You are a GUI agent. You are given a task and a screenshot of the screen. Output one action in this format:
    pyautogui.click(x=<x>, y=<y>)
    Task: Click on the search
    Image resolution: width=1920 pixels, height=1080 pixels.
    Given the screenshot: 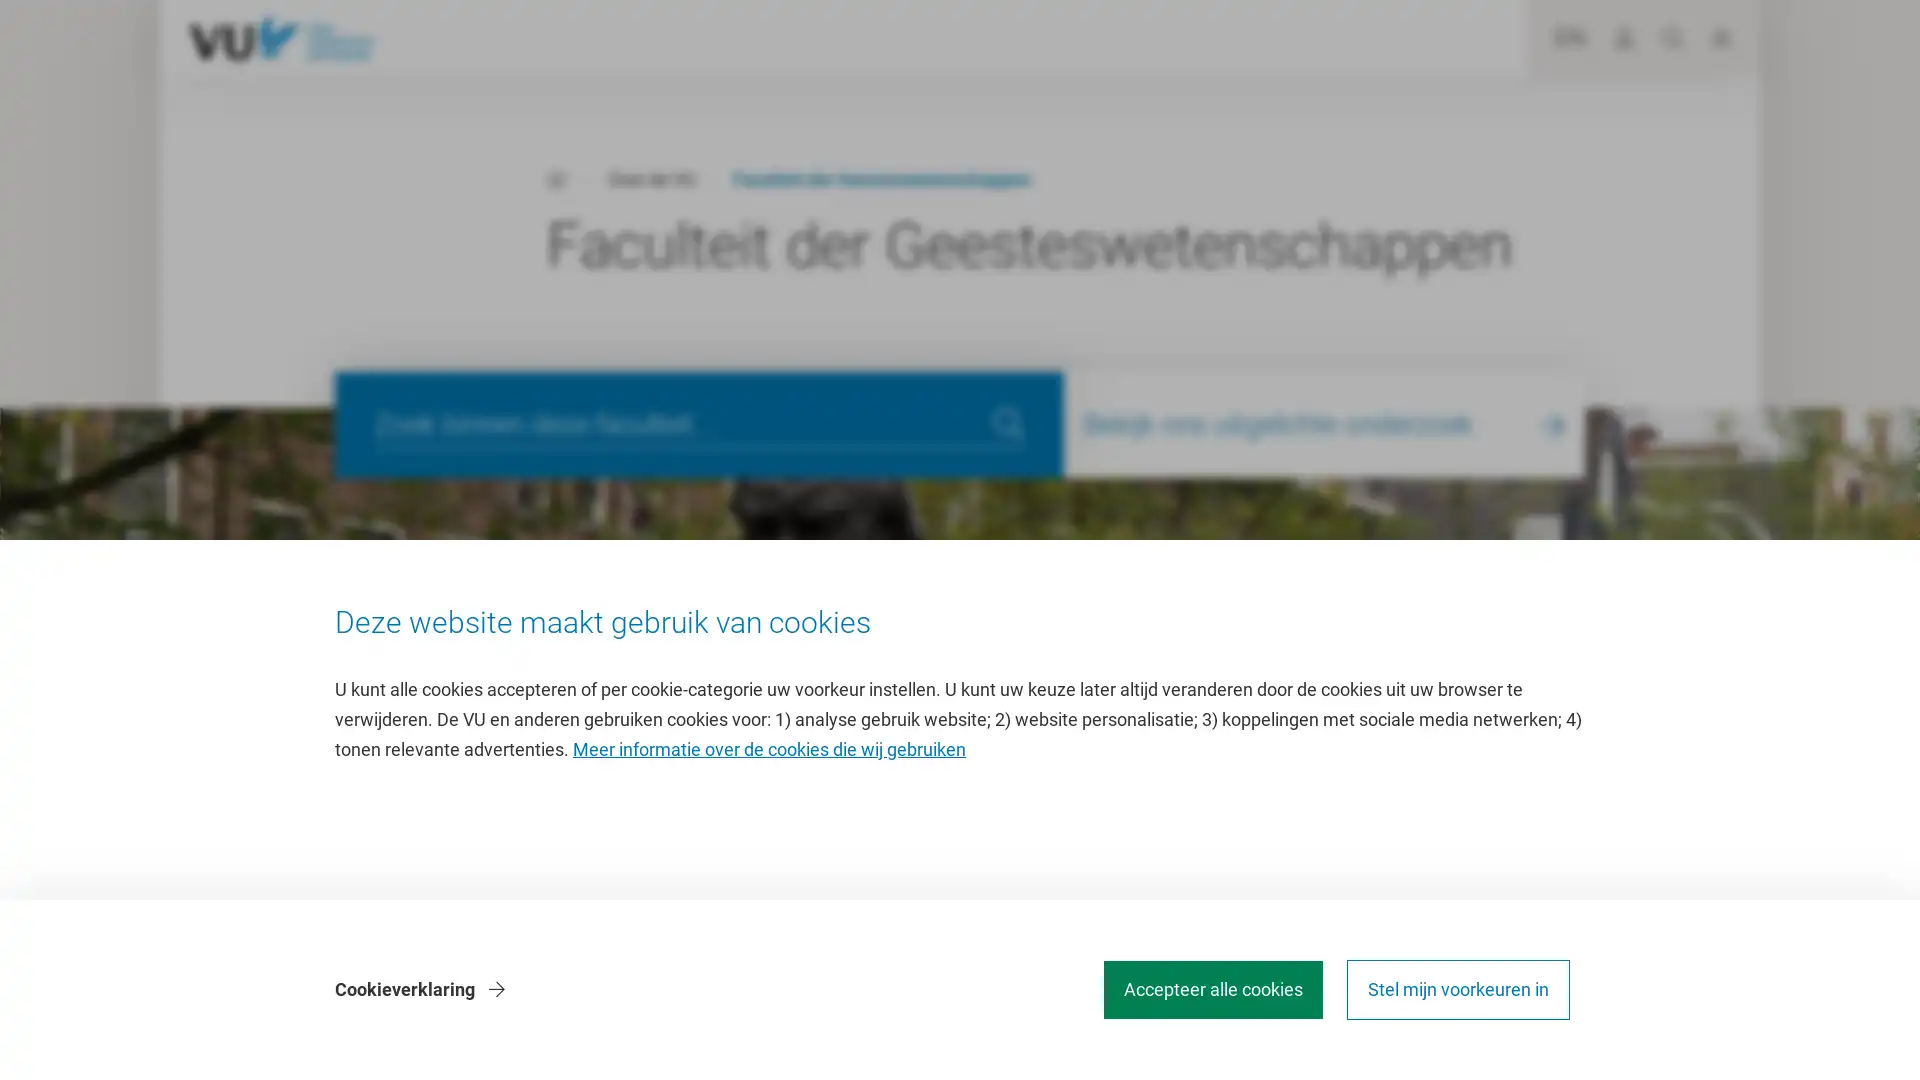 What is the action you would take?
    pyautogui.click(x=1008, y=423)
    